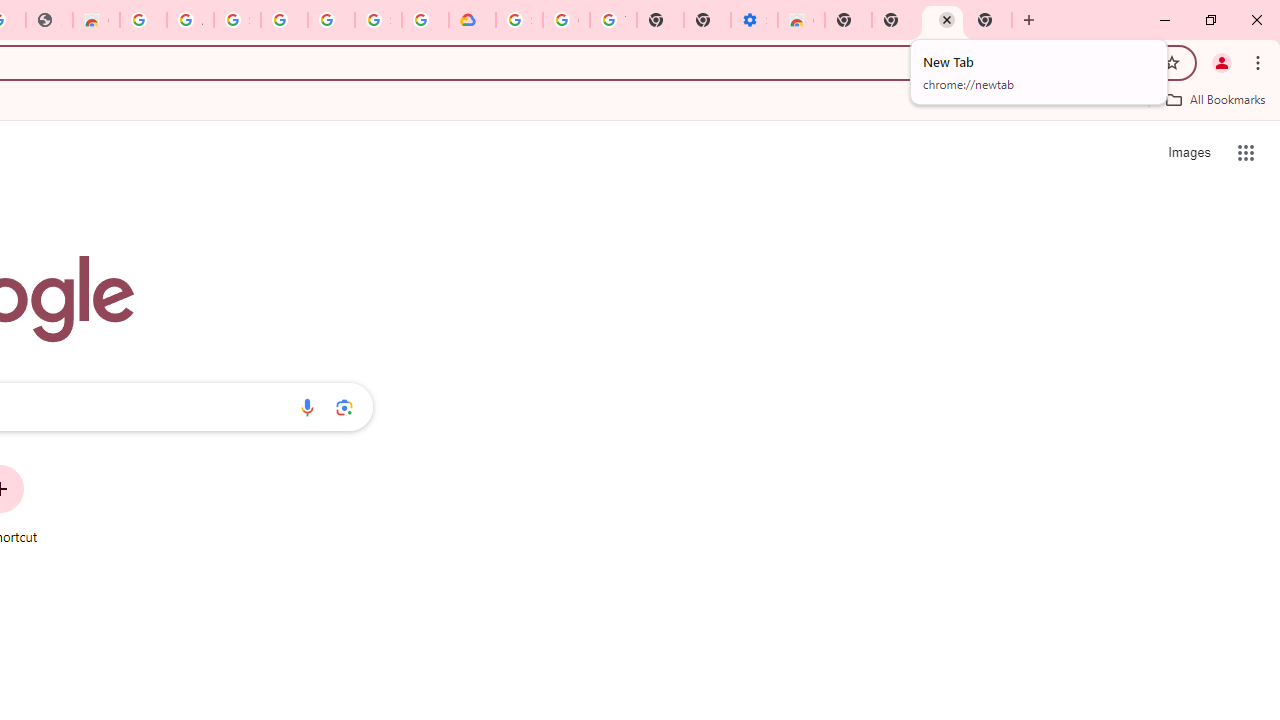 Image resolution: width=1280 pixels, height=720 pixels. What do you see at coordinates (612, 20) in the screenshot?
I see `'Turn cookies on or off - Computer - Google Account Help'` at bounding box center [612, 20].